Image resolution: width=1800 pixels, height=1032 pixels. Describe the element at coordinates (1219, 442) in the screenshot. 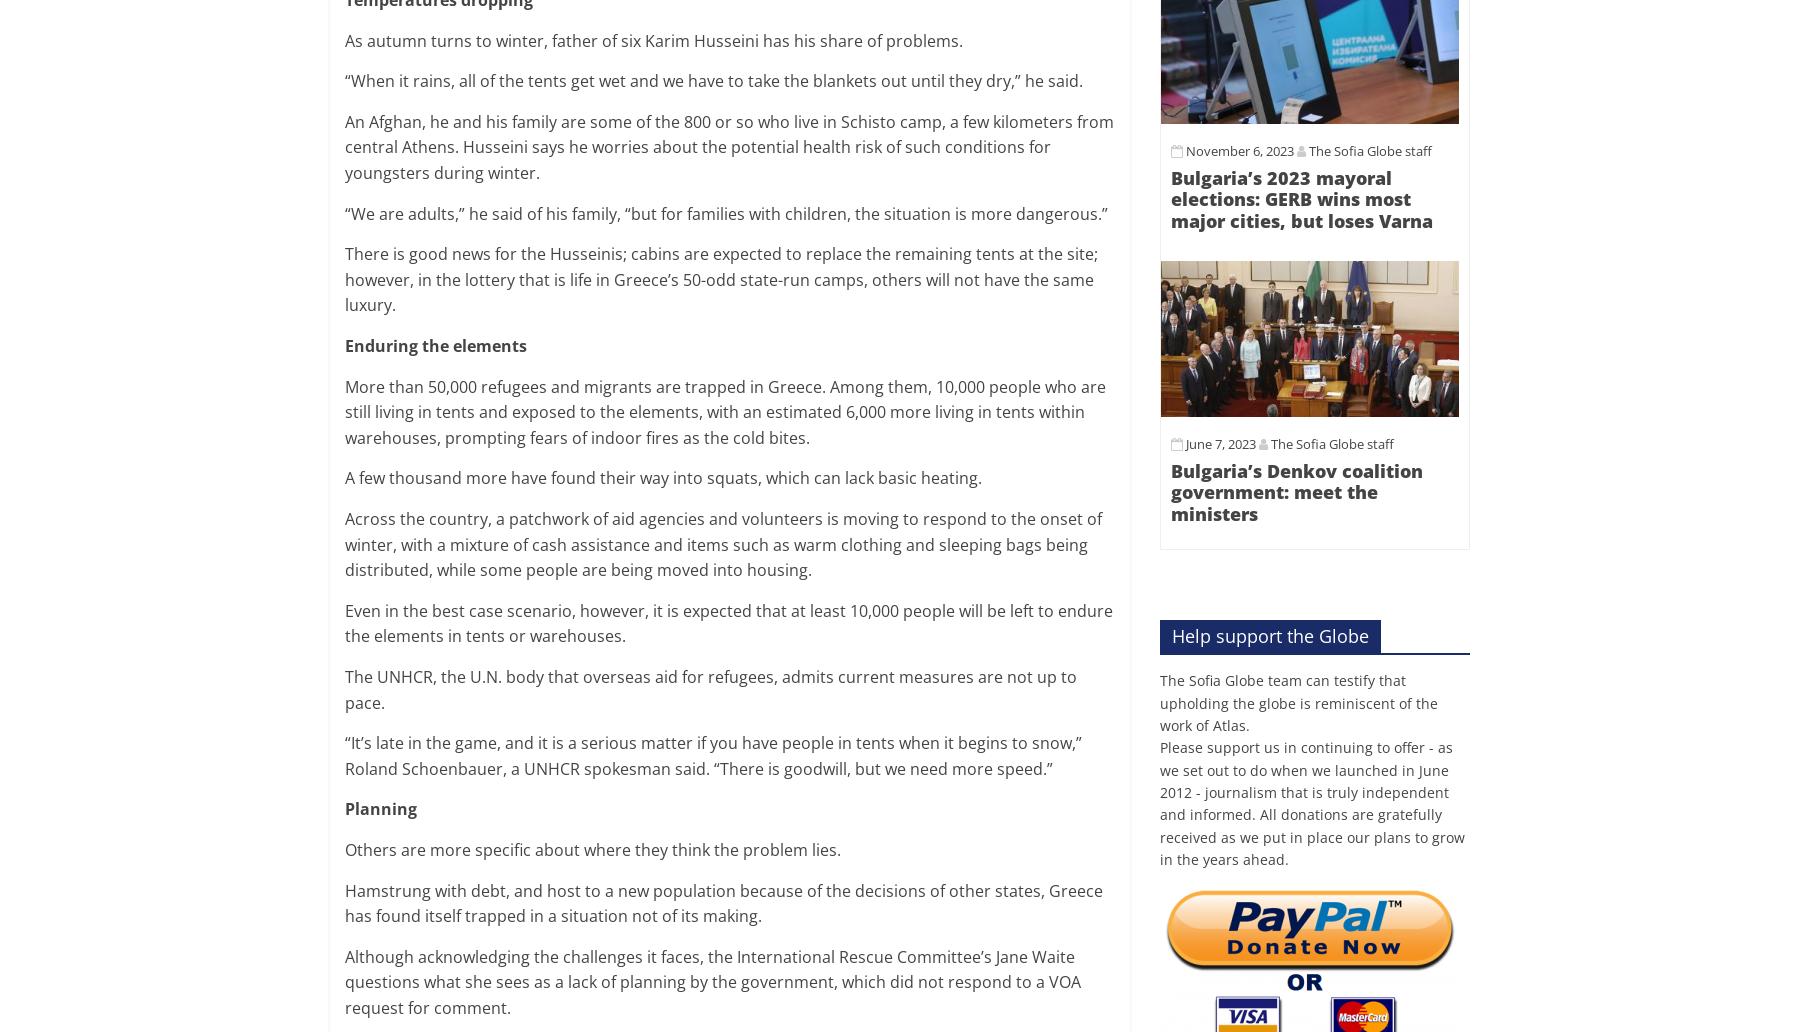

I see `'June 7, 2023'` at that location.